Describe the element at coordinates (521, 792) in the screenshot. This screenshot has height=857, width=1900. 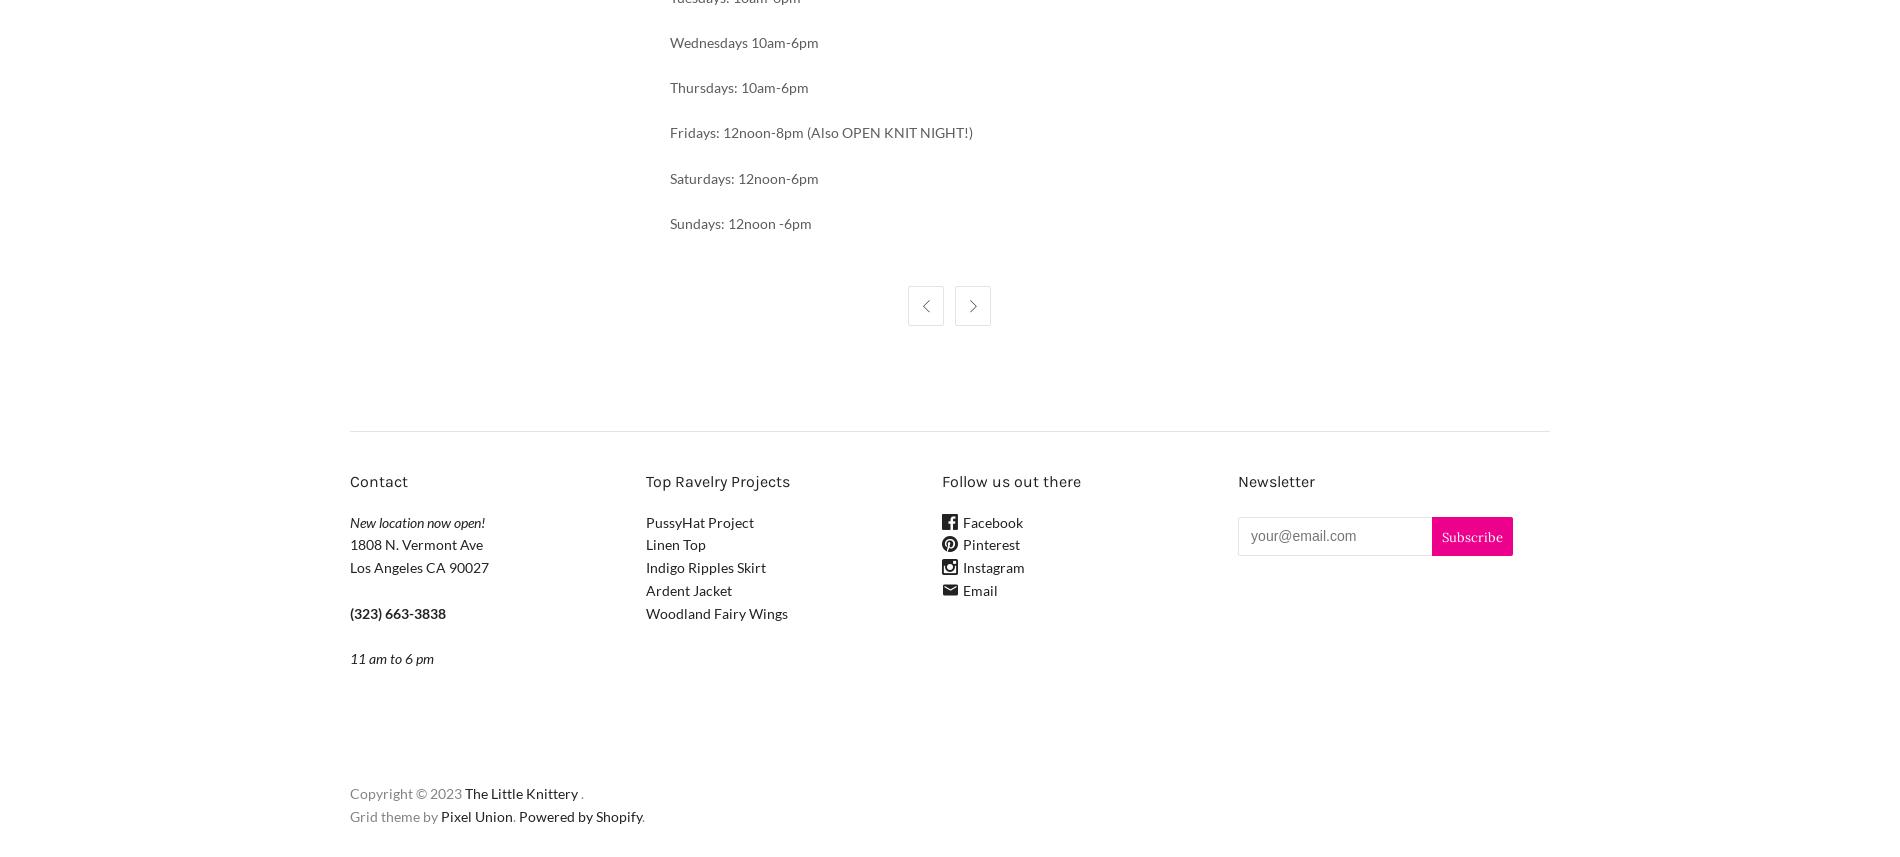
I see `'The Little Knittery'` at that location.